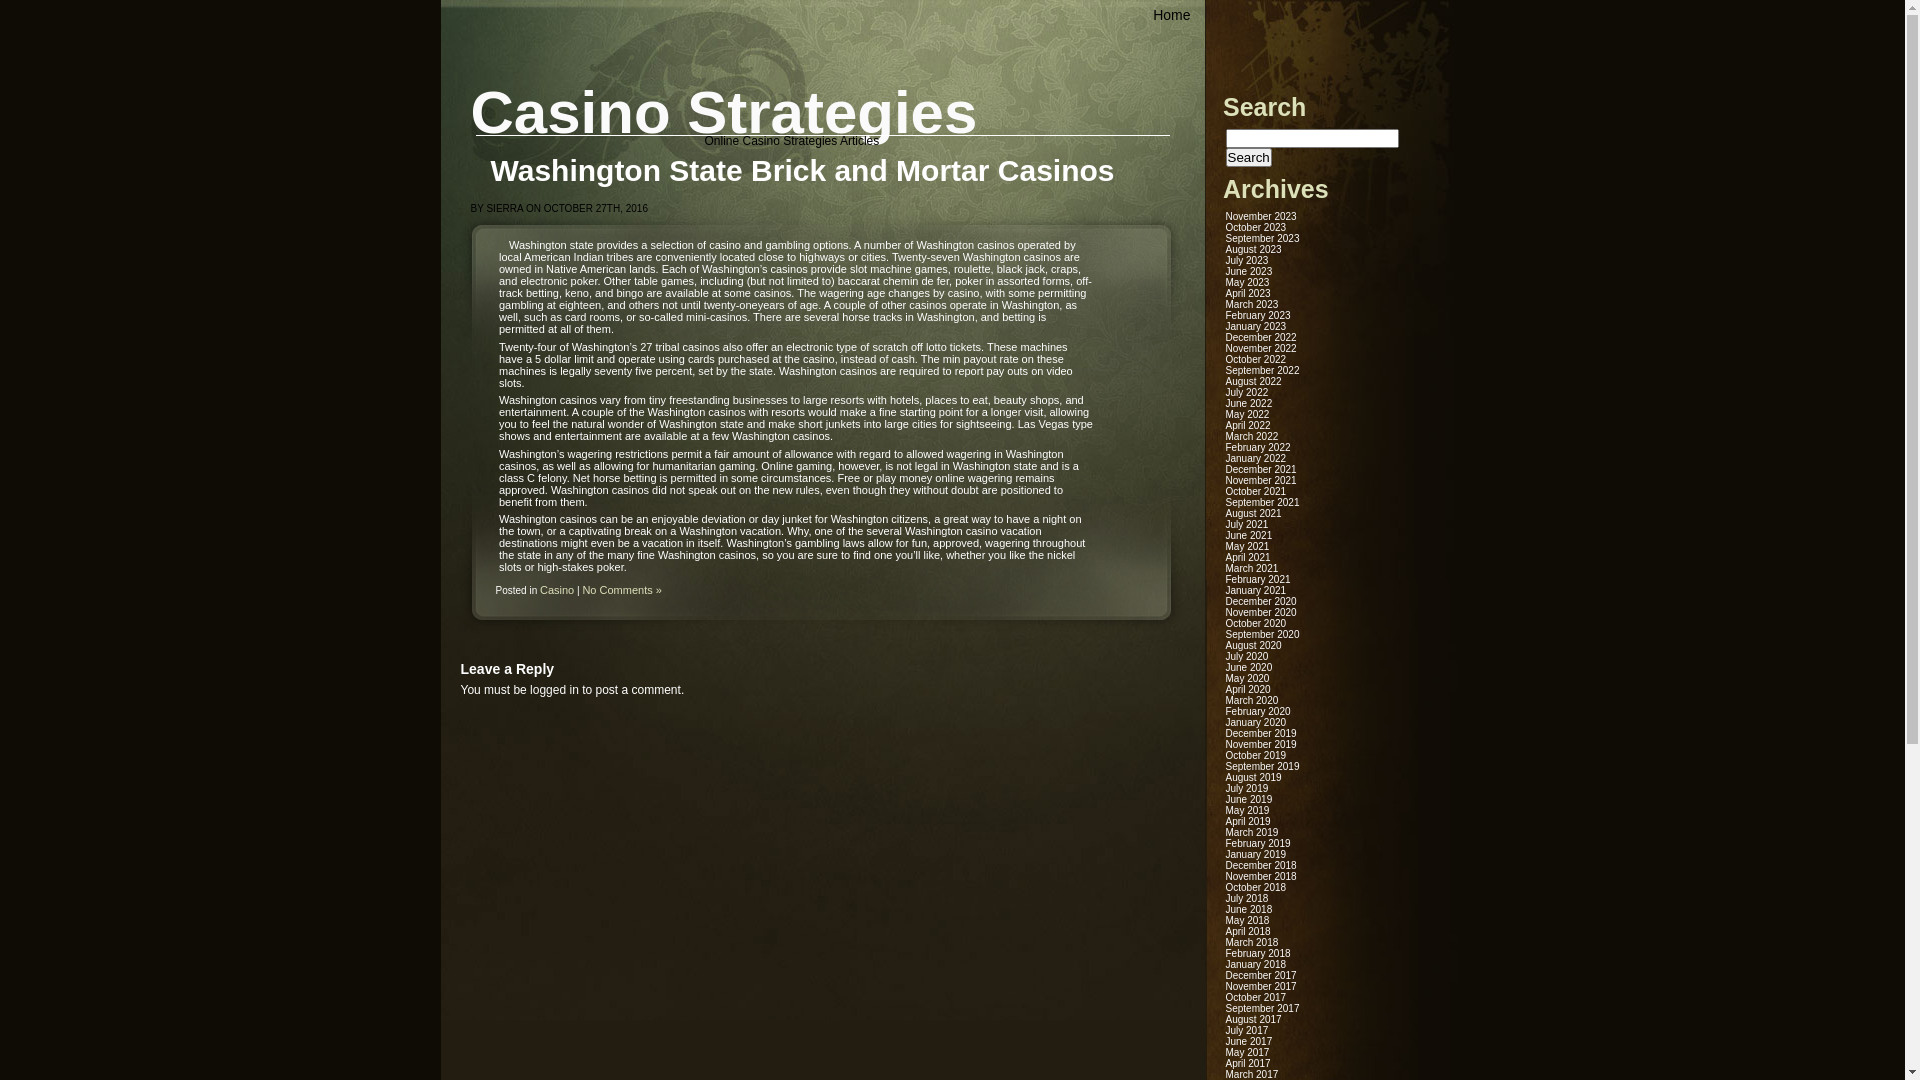 This screenshot has width=1920, height=1080. Describe the element at coordinates (1247, 1051) in the screenshot. I see `'May 2017'` at that location.